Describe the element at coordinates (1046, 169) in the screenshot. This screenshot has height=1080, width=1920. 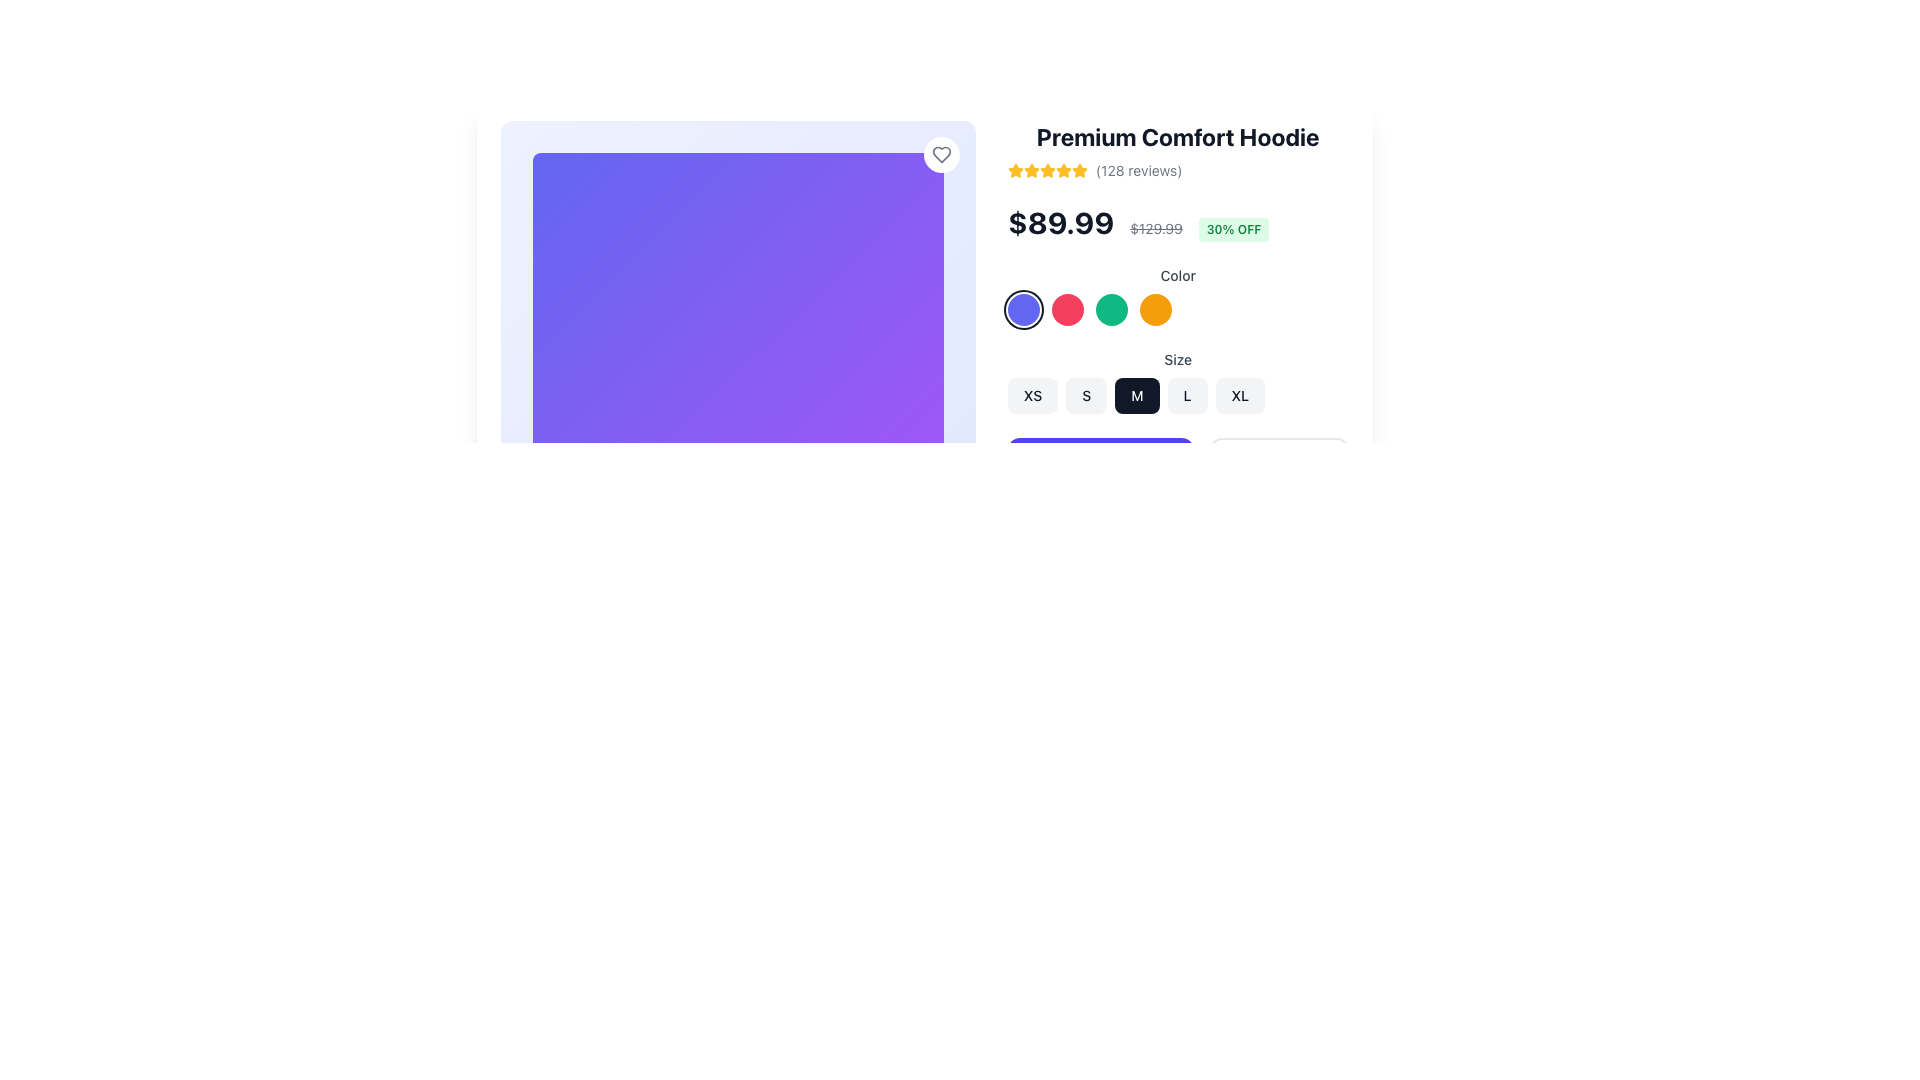
I see `the Rating star icon located in the middle of a horizontal row of five stars` at that location.